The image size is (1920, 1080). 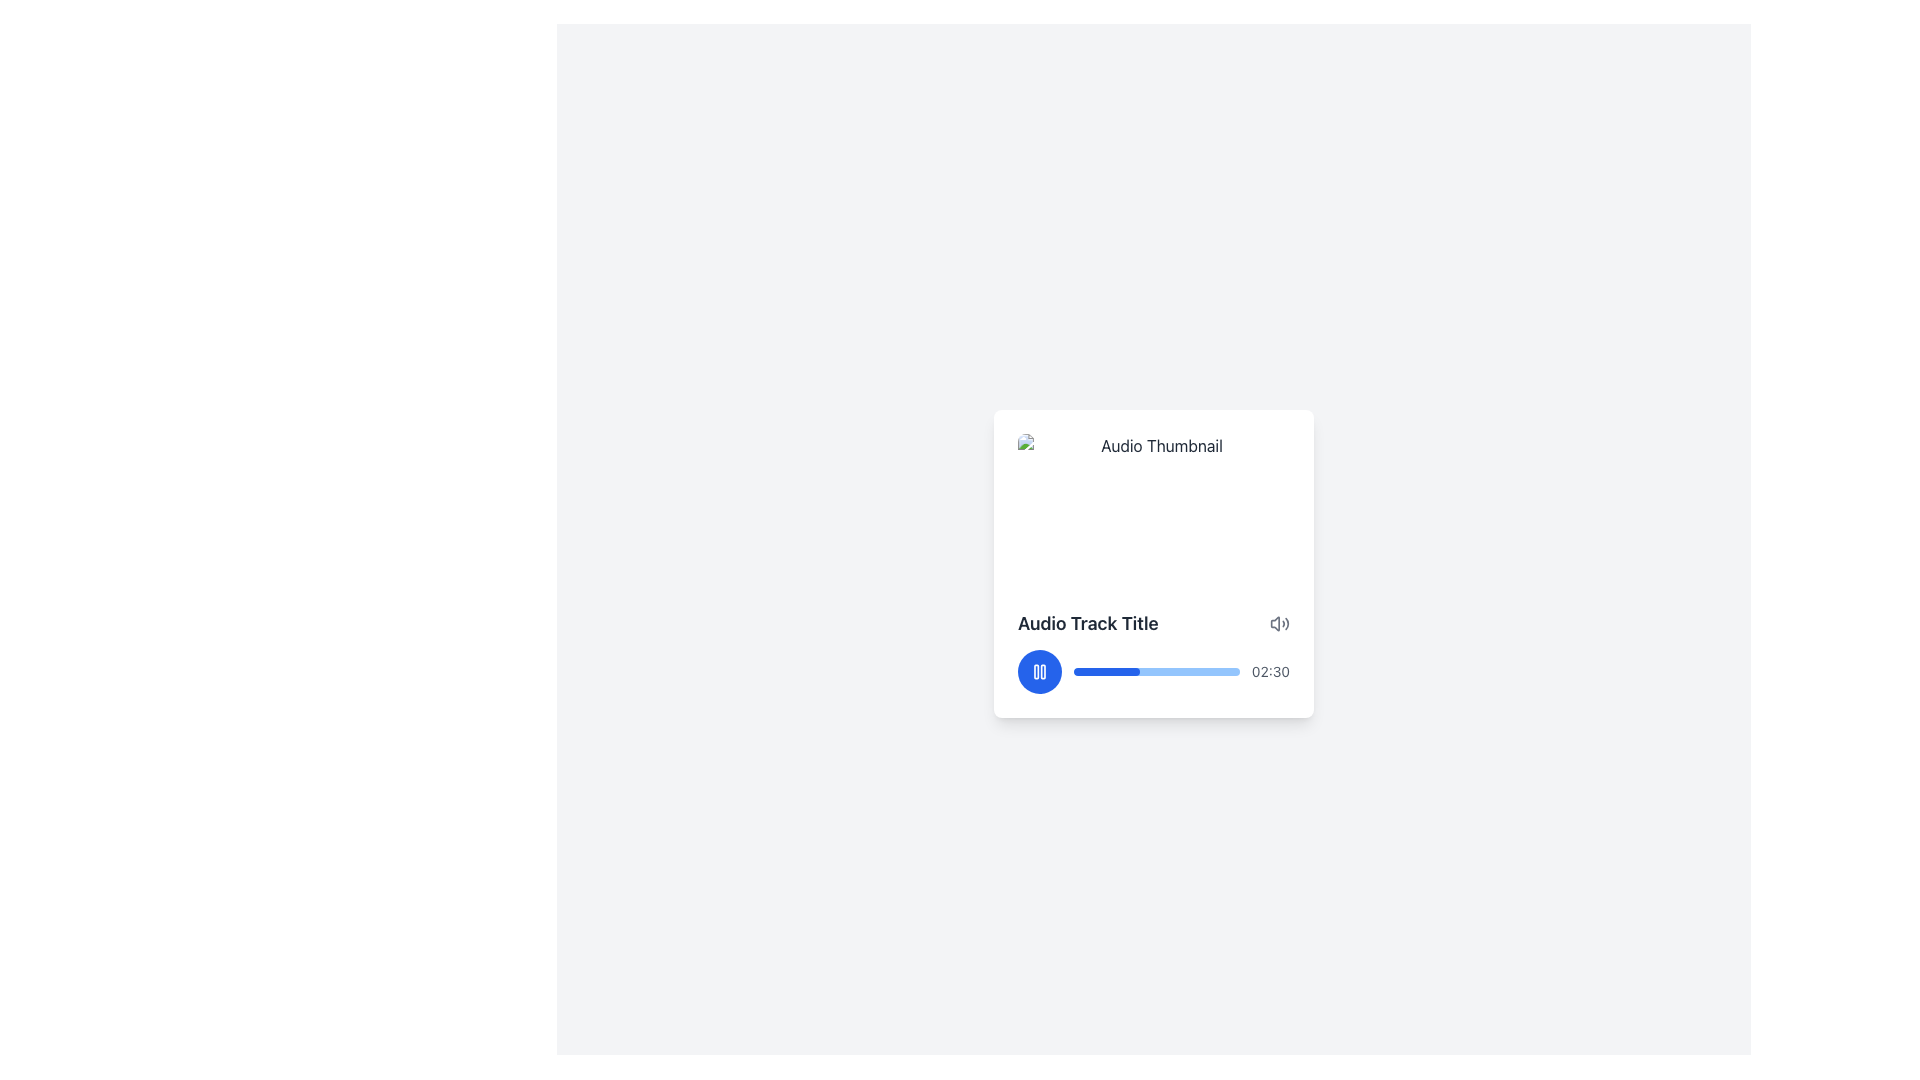 What do you see at coordinates (1218, 671) in the screenshot?
I see `audio track progress` at bounding box center [1218, 671].